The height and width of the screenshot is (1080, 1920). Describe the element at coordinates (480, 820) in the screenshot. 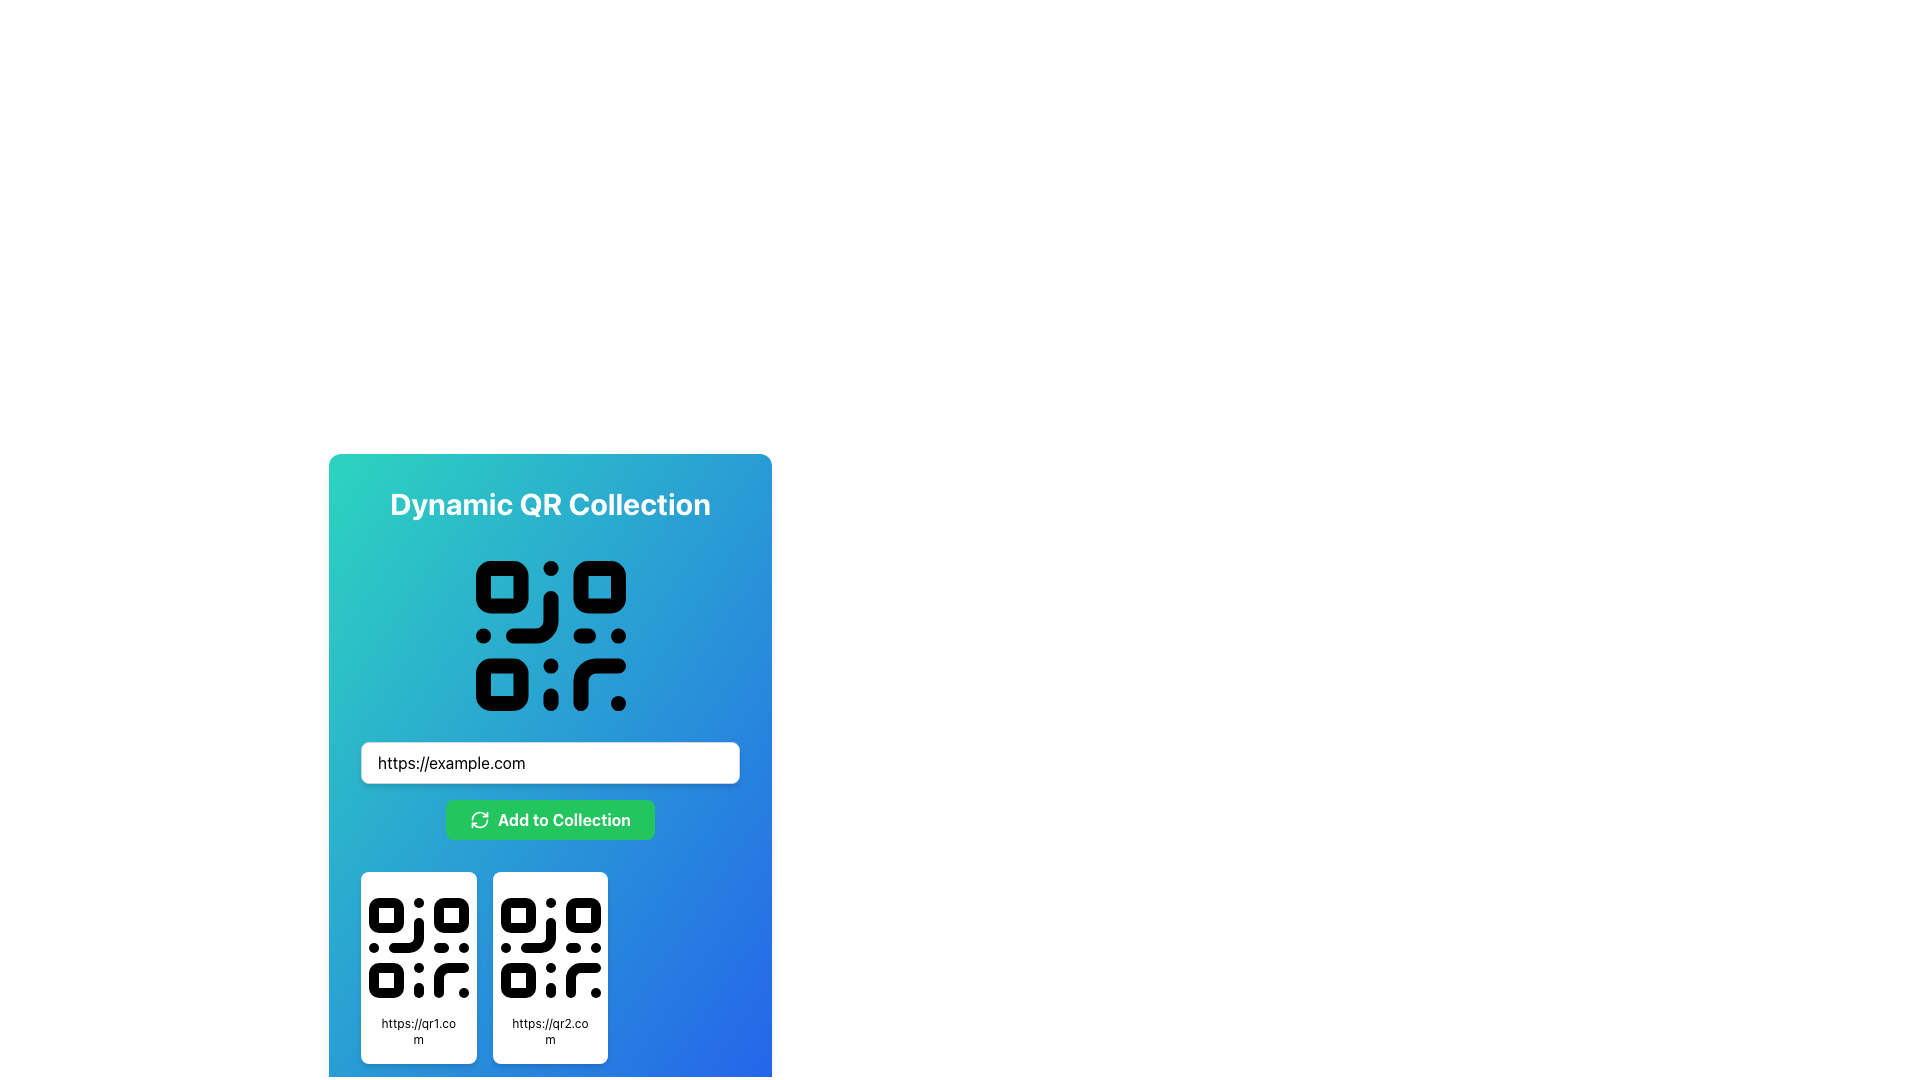

I see `the circular arrow icon located on the left side of the 'Add to Collection' button` at that location.